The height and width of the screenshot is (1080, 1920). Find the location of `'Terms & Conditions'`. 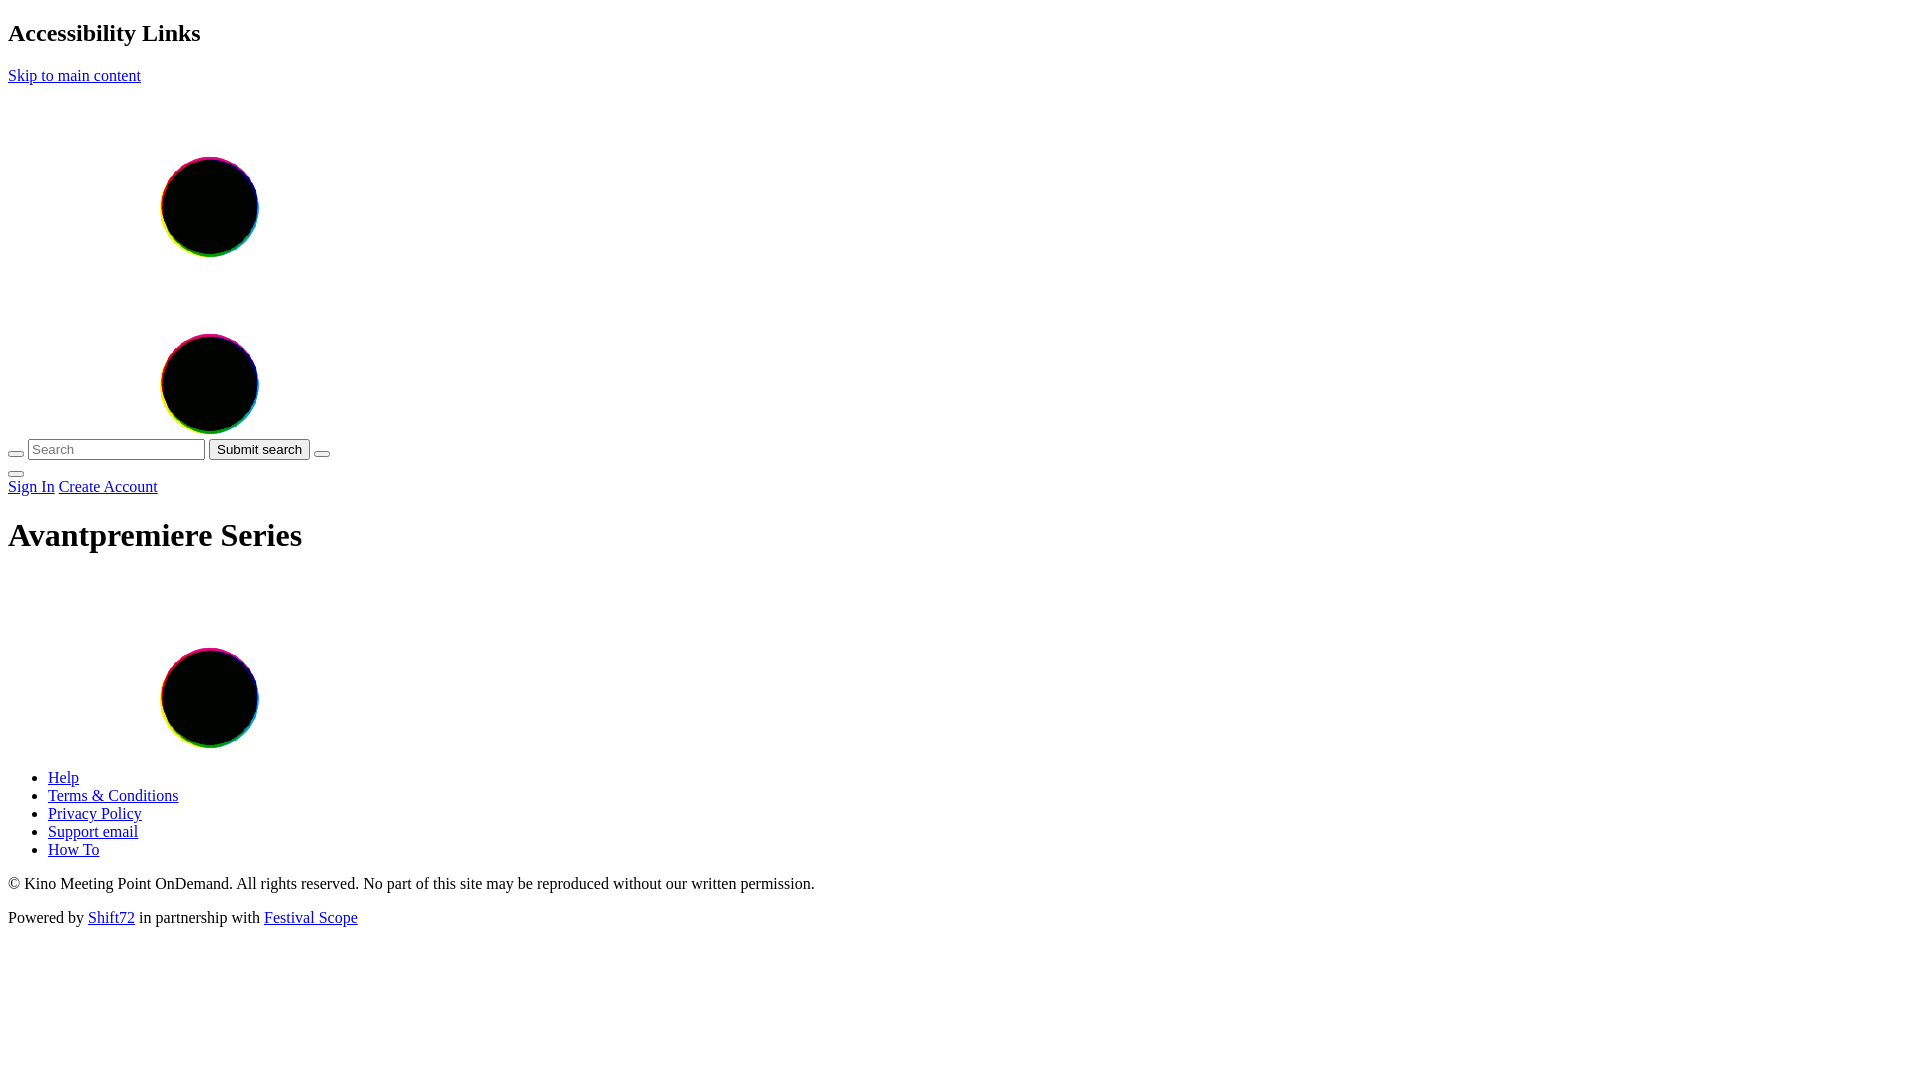

'Terms & Conditions' is located at coordinates (112, 794).